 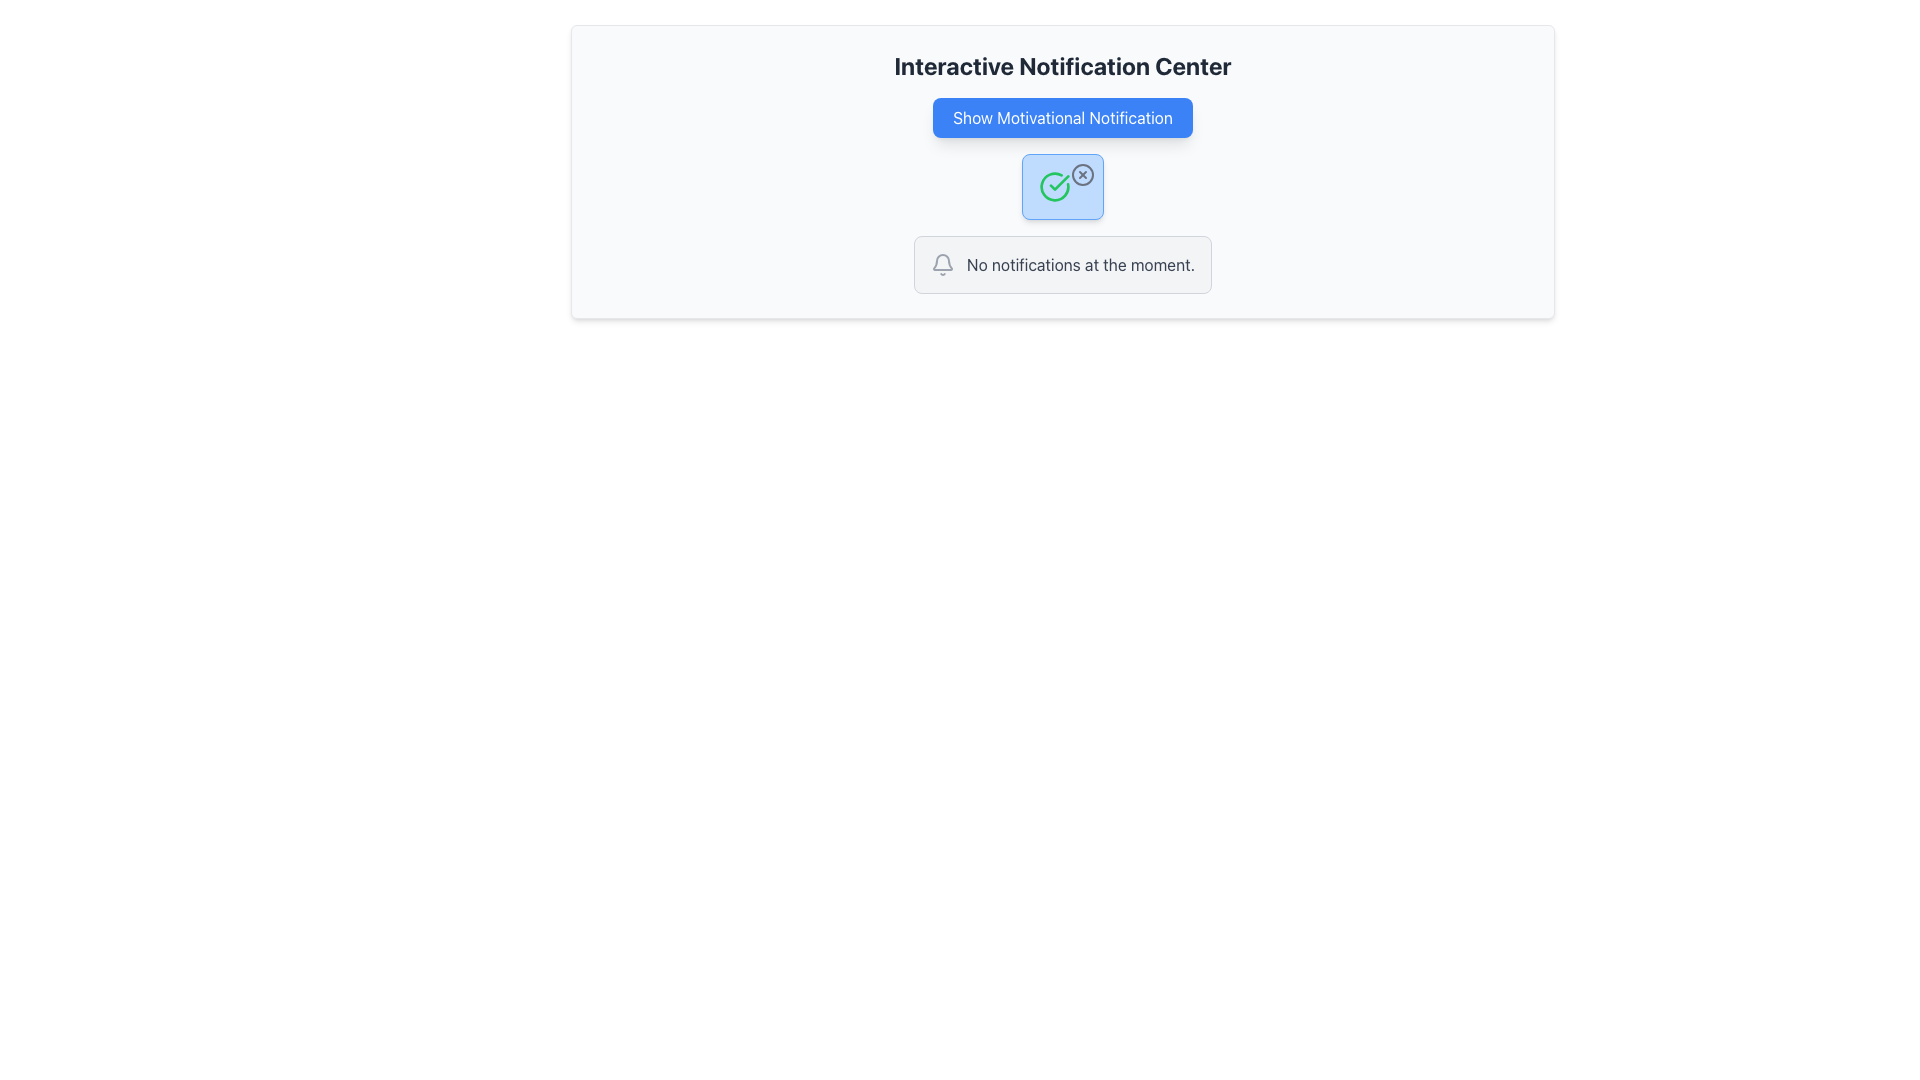 I want to click on the title text labeled 'Interactive Notification Center', which is prominently displayed at the top of the notification interface, so click(x=1061, y=64).